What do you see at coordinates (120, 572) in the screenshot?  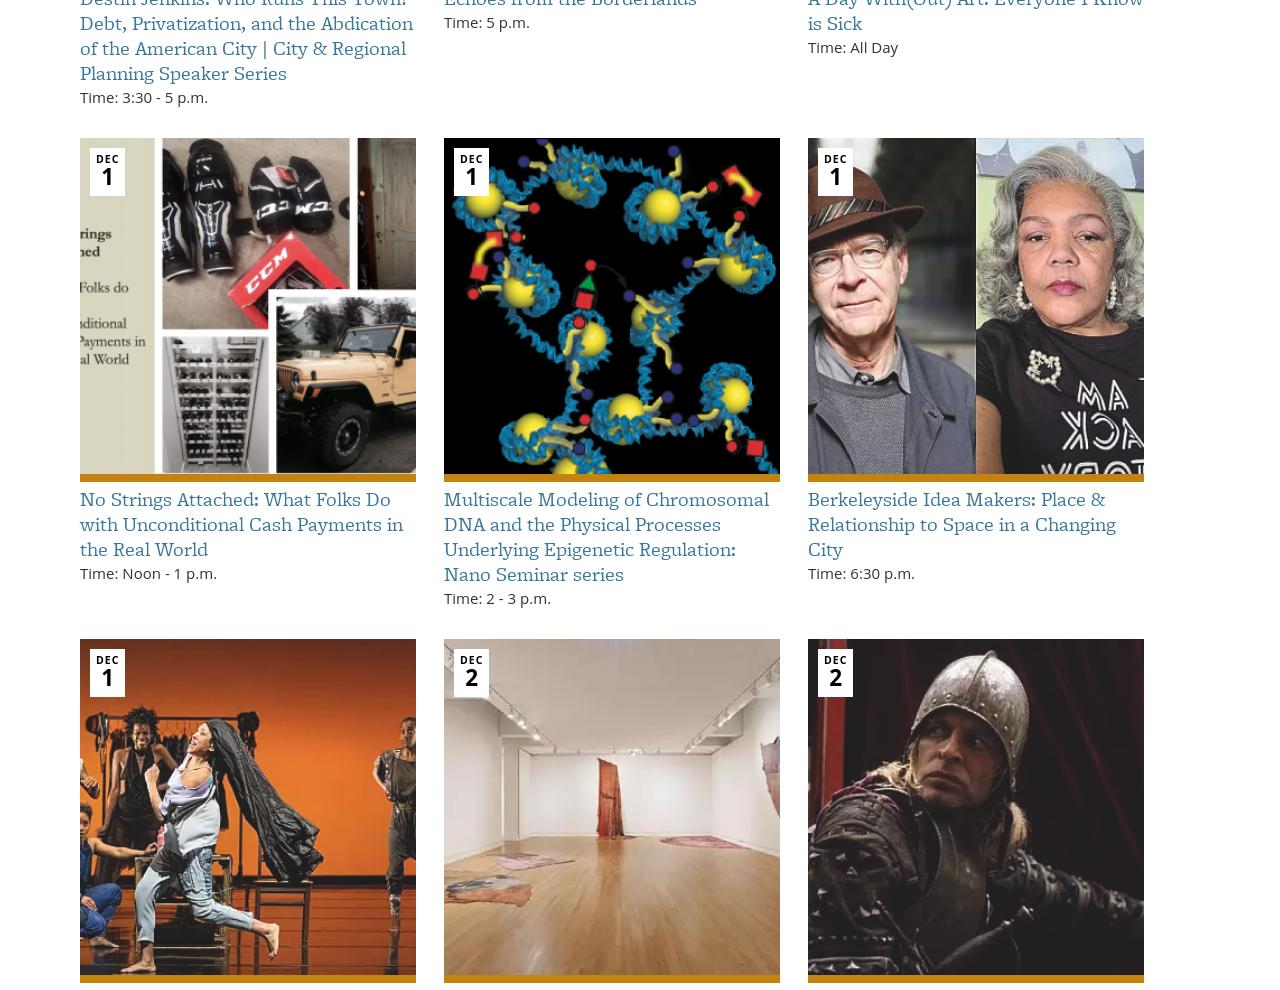 I see `'Time: Noon'` at bounding box center [120, 572].